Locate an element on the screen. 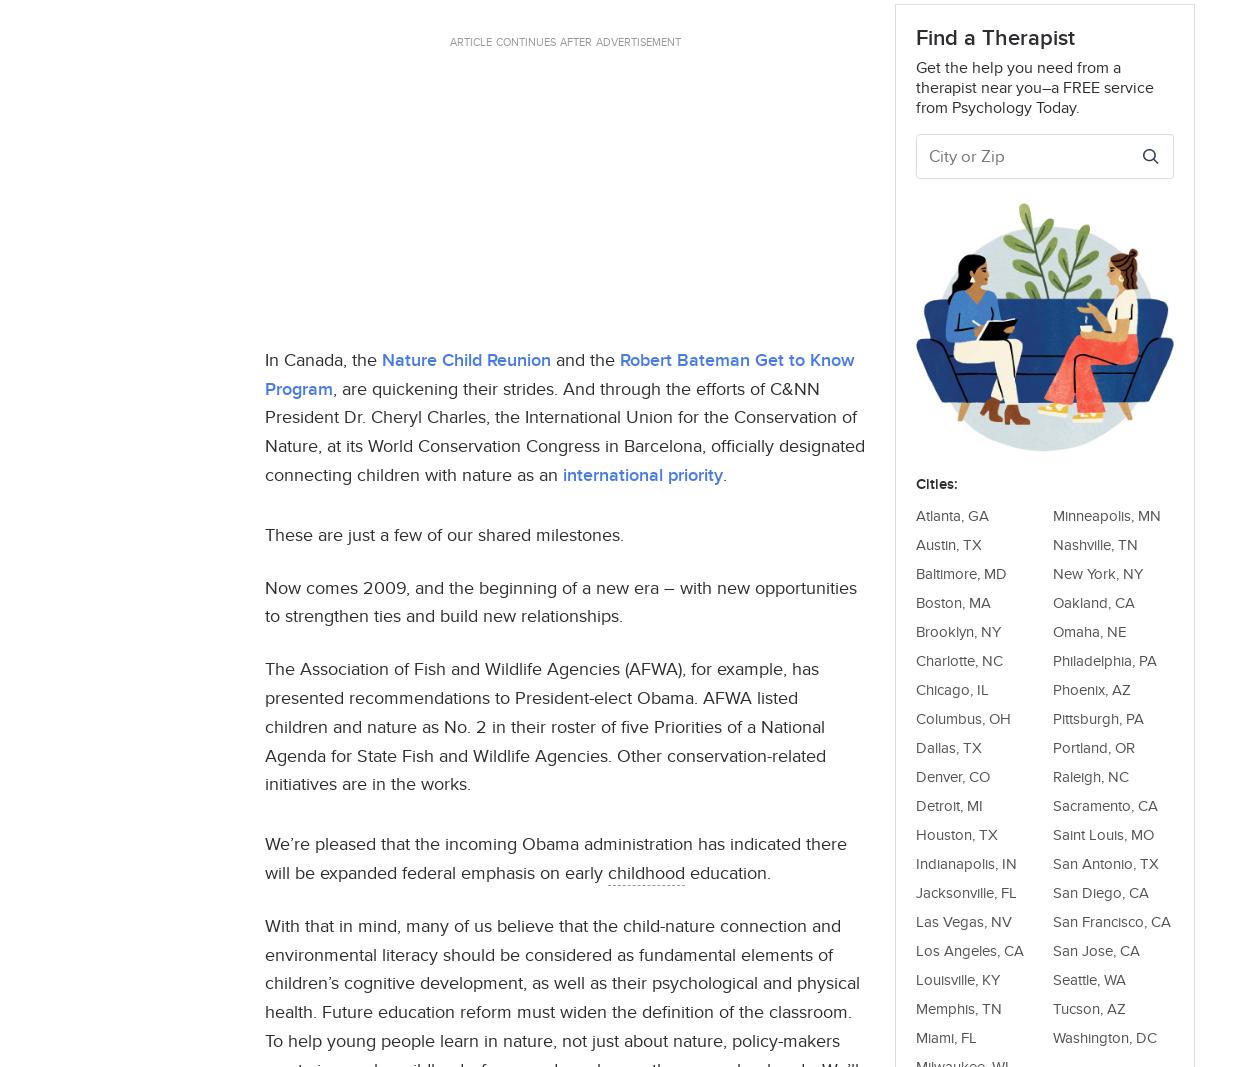 The height and width of the screenshot is (1067, 1250). 'Columbus, OH' is located at coordinates (916, 716).